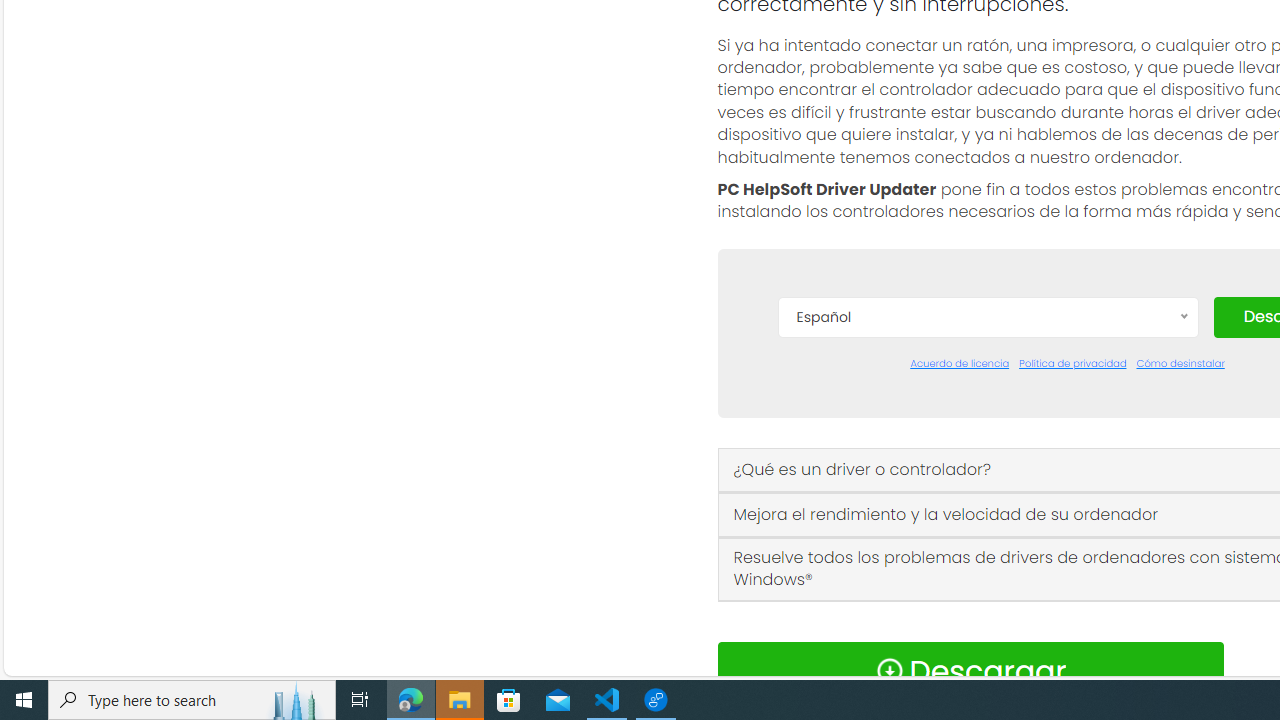  I want to click on 'Acuerdo de licencia', so click(960, 363).